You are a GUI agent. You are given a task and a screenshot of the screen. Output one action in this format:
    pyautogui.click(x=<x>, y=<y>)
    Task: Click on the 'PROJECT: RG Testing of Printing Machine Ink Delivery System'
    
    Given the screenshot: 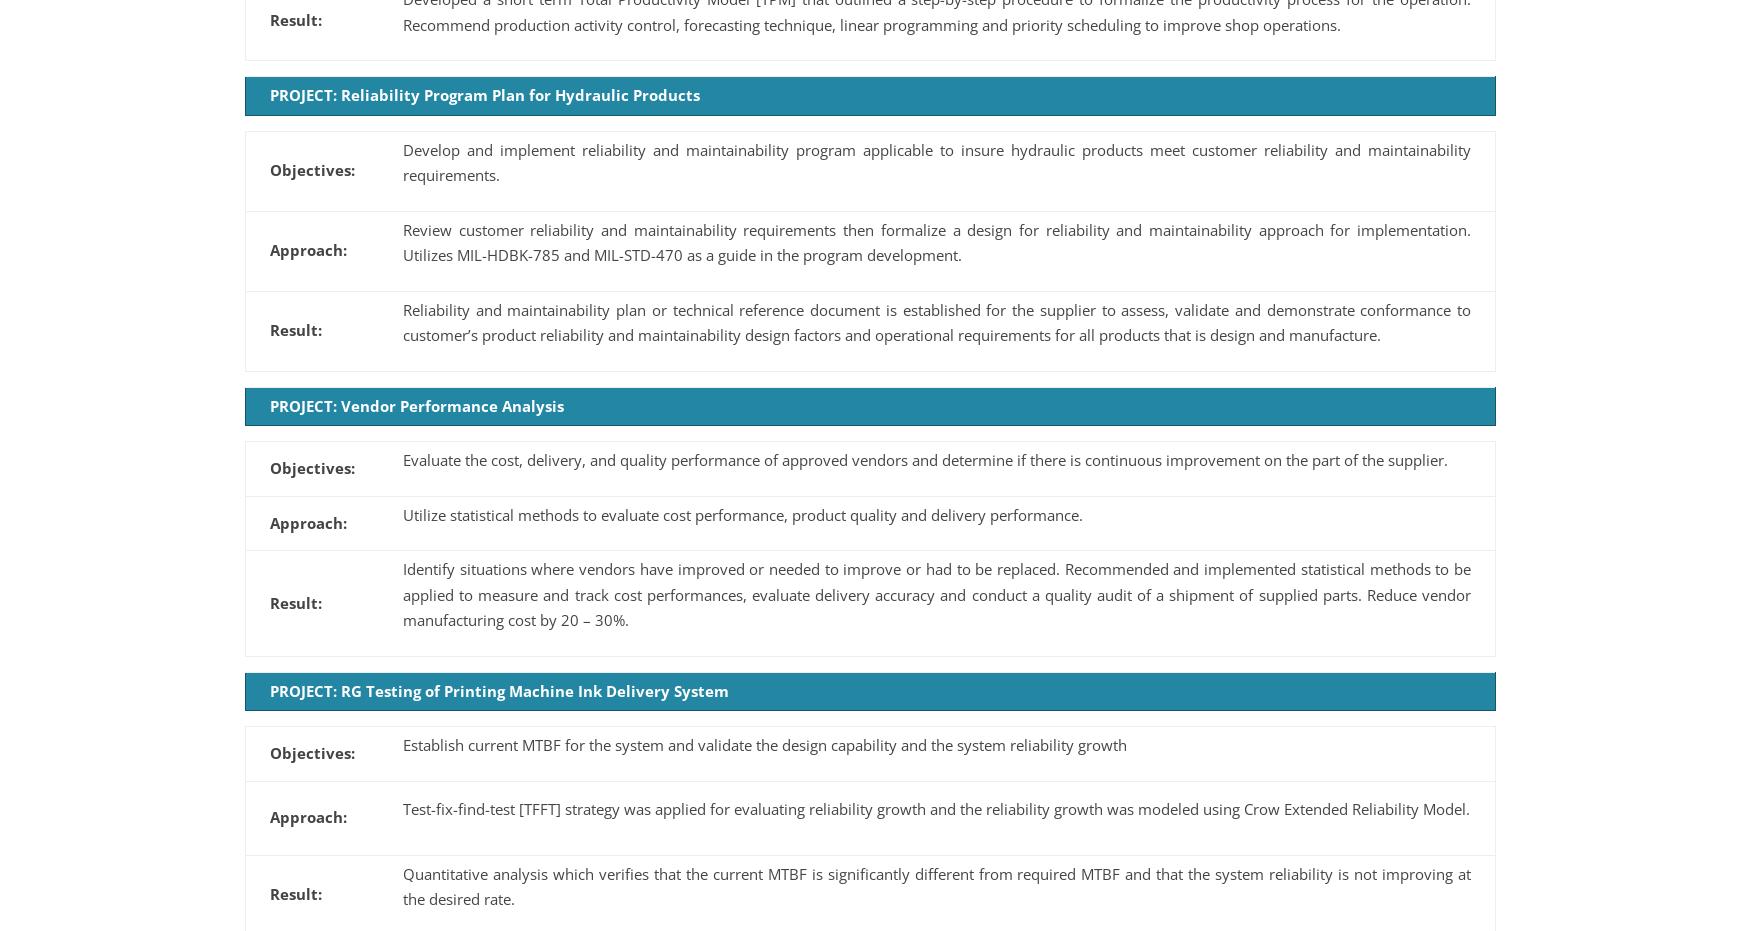 What is the action you would take?
    pyautogui.click(x=498, y=688)
    